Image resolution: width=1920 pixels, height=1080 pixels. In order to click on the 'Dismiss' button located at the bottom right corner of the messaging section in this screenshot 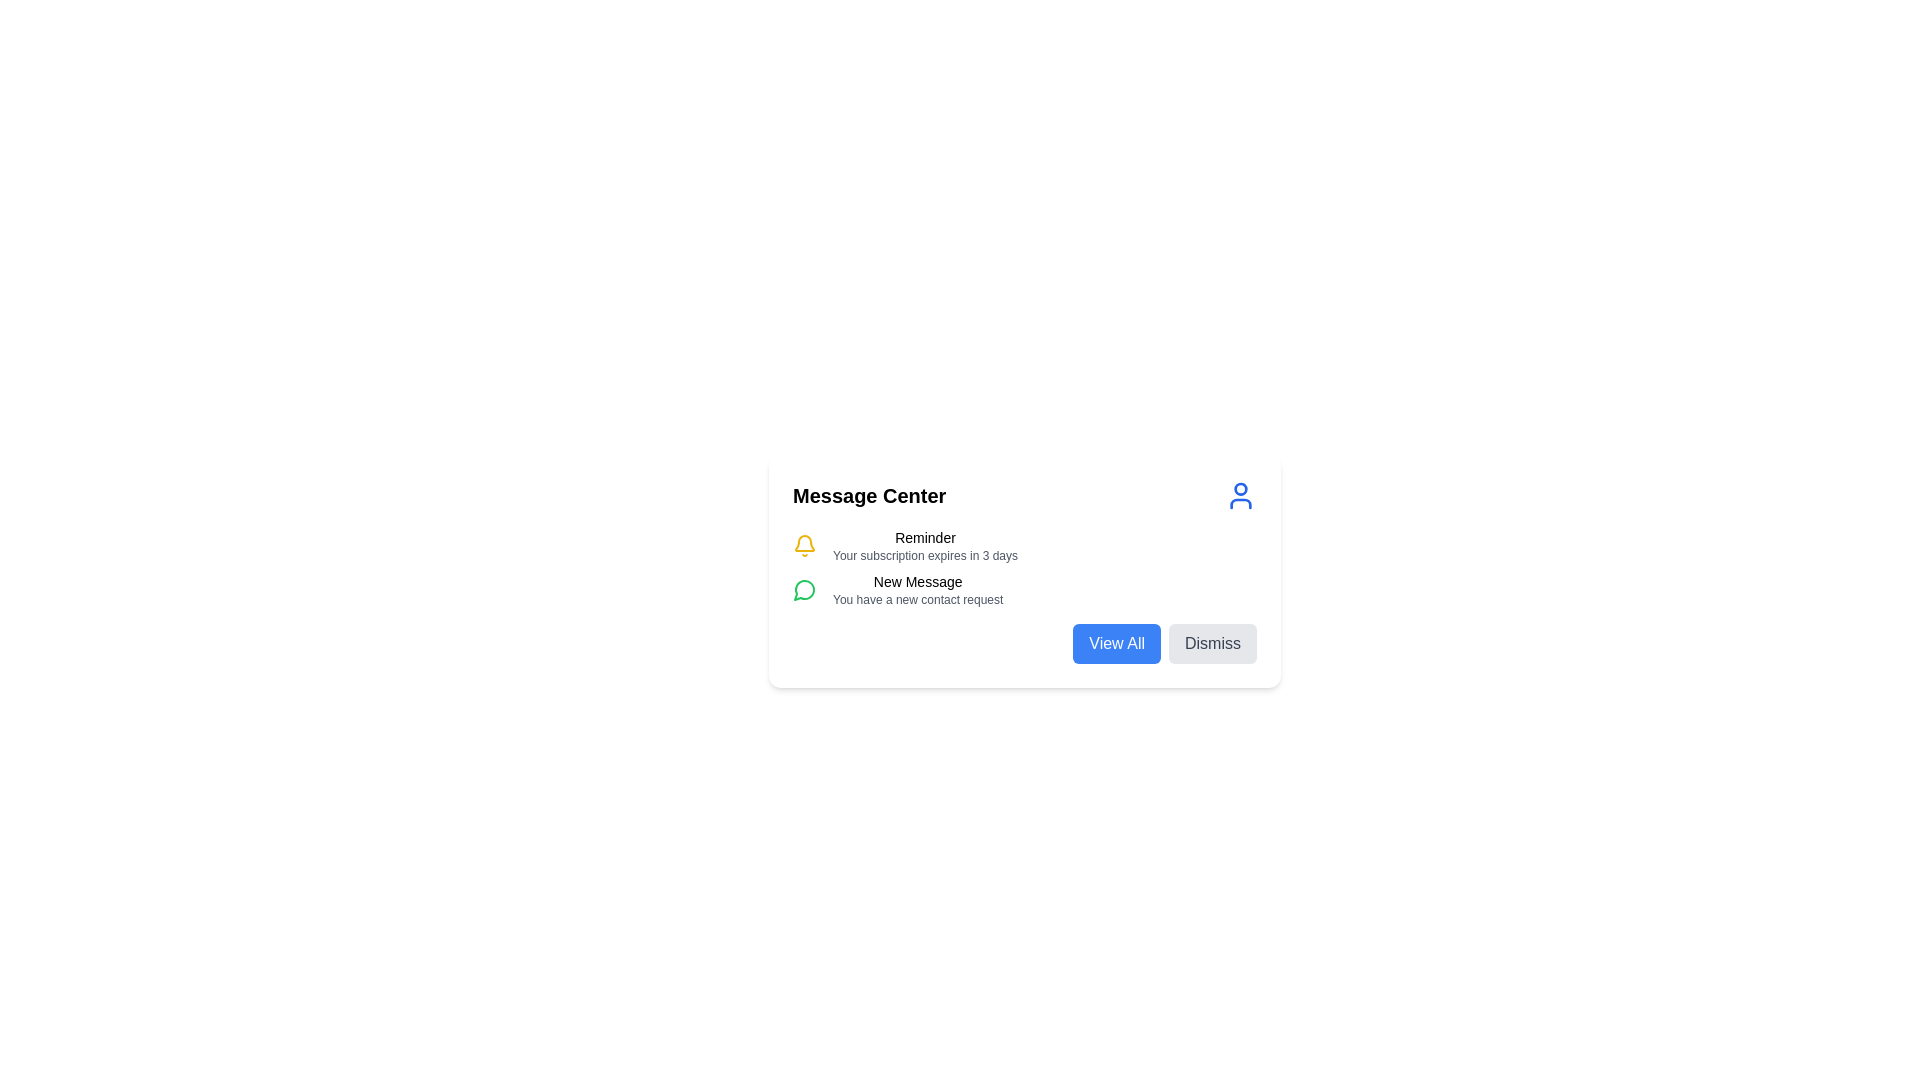, I will do `click(1212, 644)`.